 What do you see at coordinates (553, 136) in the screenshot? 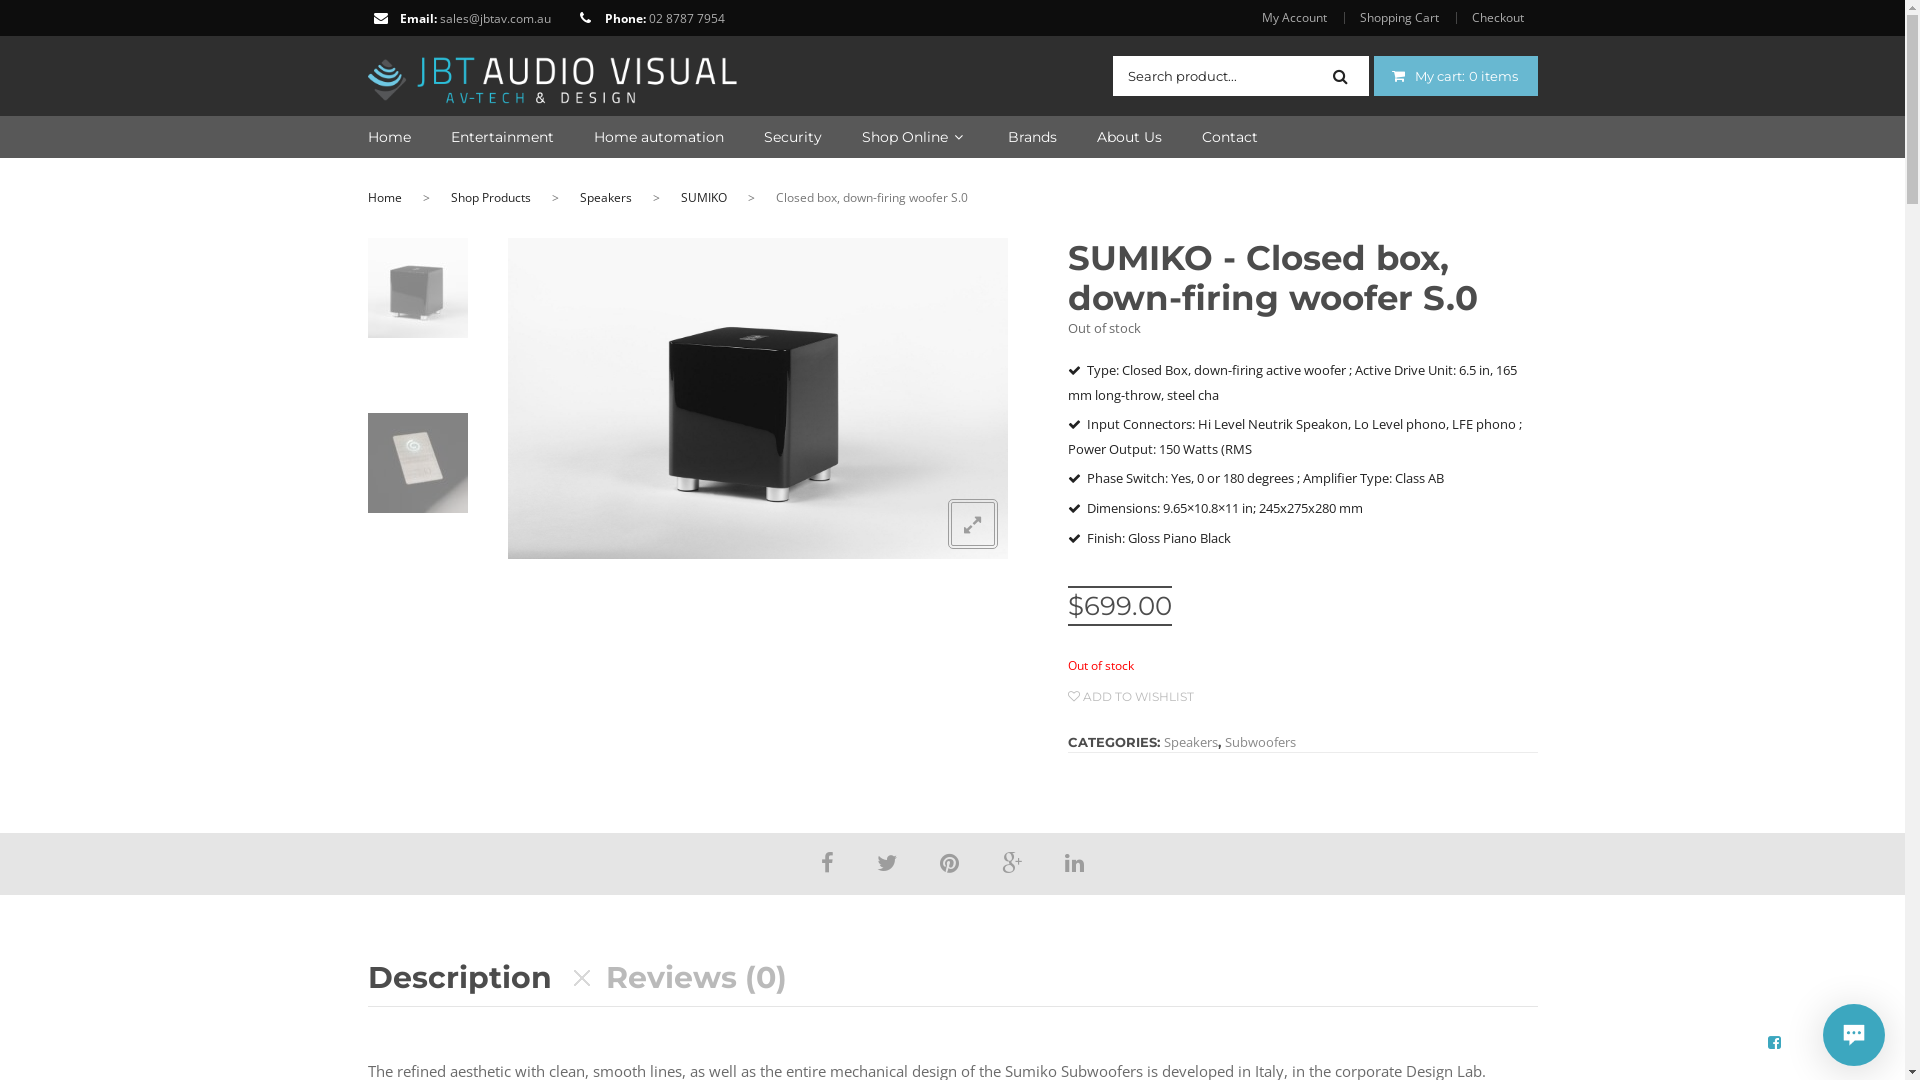
I see `'Home automation'` at bounding box center [553, 136].